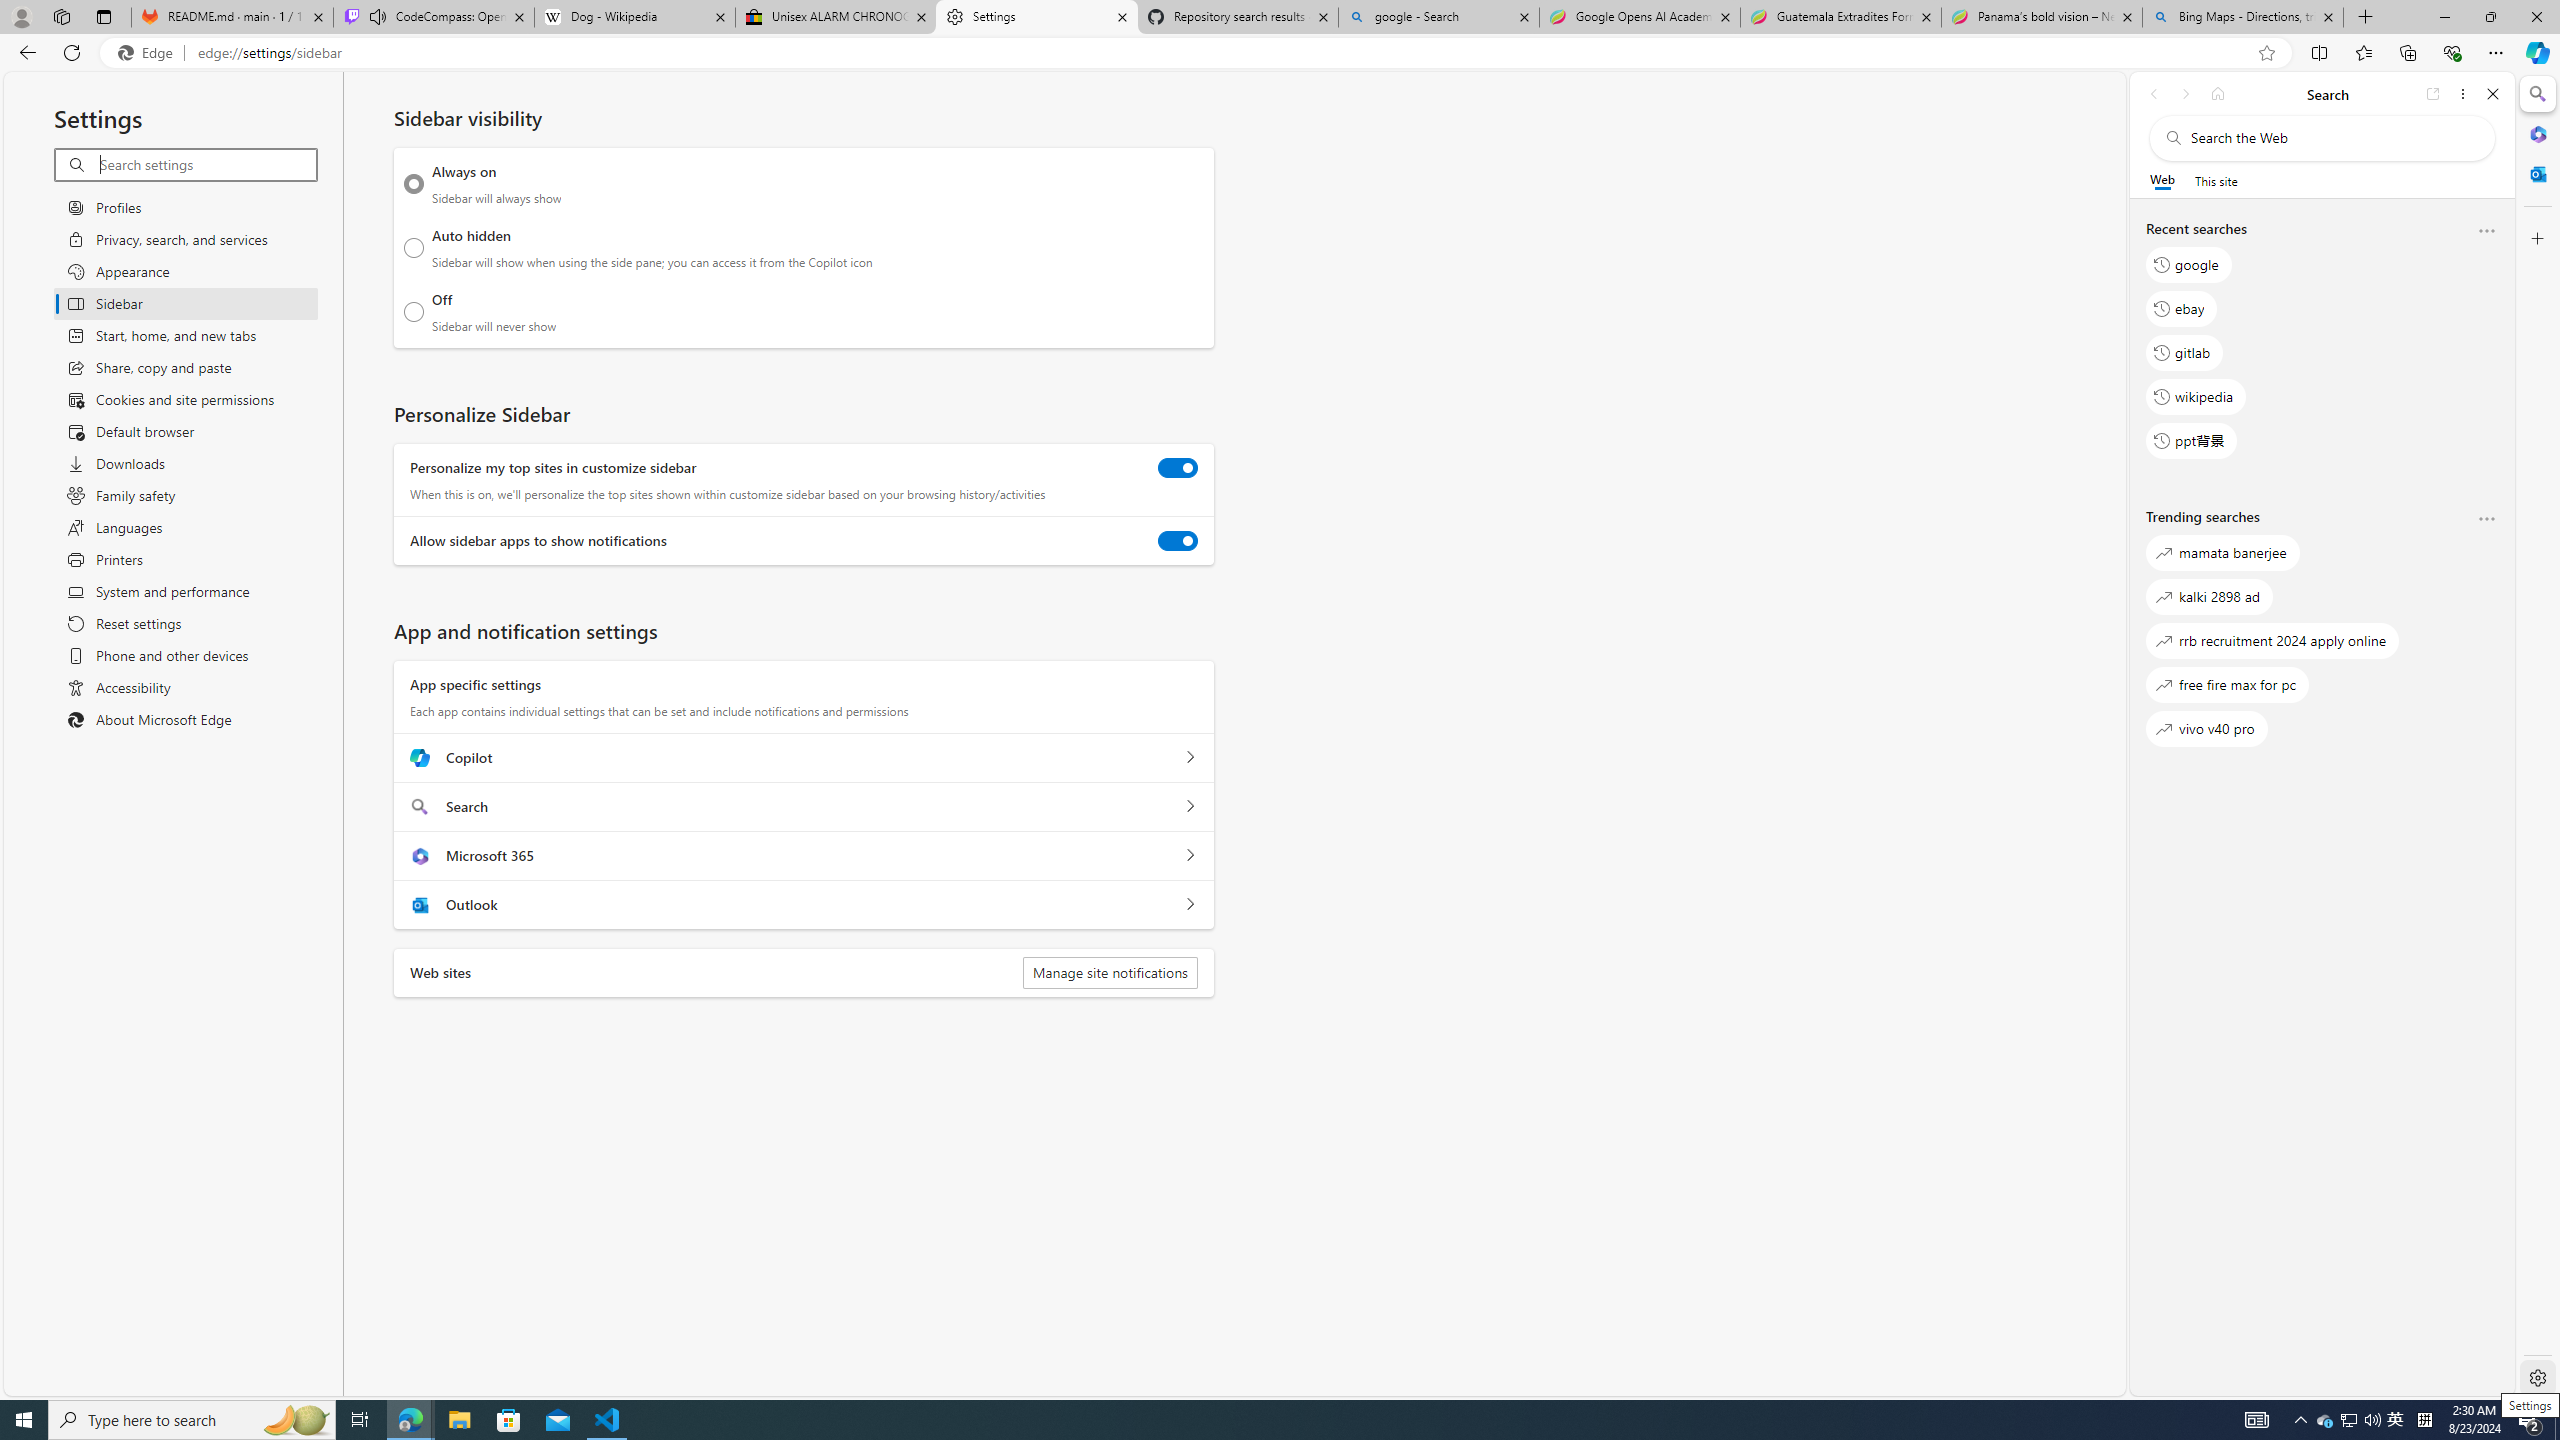 This screenshot has height=1440, width=2560. What do you see at coordinates (2226, 683) in the screenshot?
I see `'free fire max for pc'` at bounding box center [2226, 683].